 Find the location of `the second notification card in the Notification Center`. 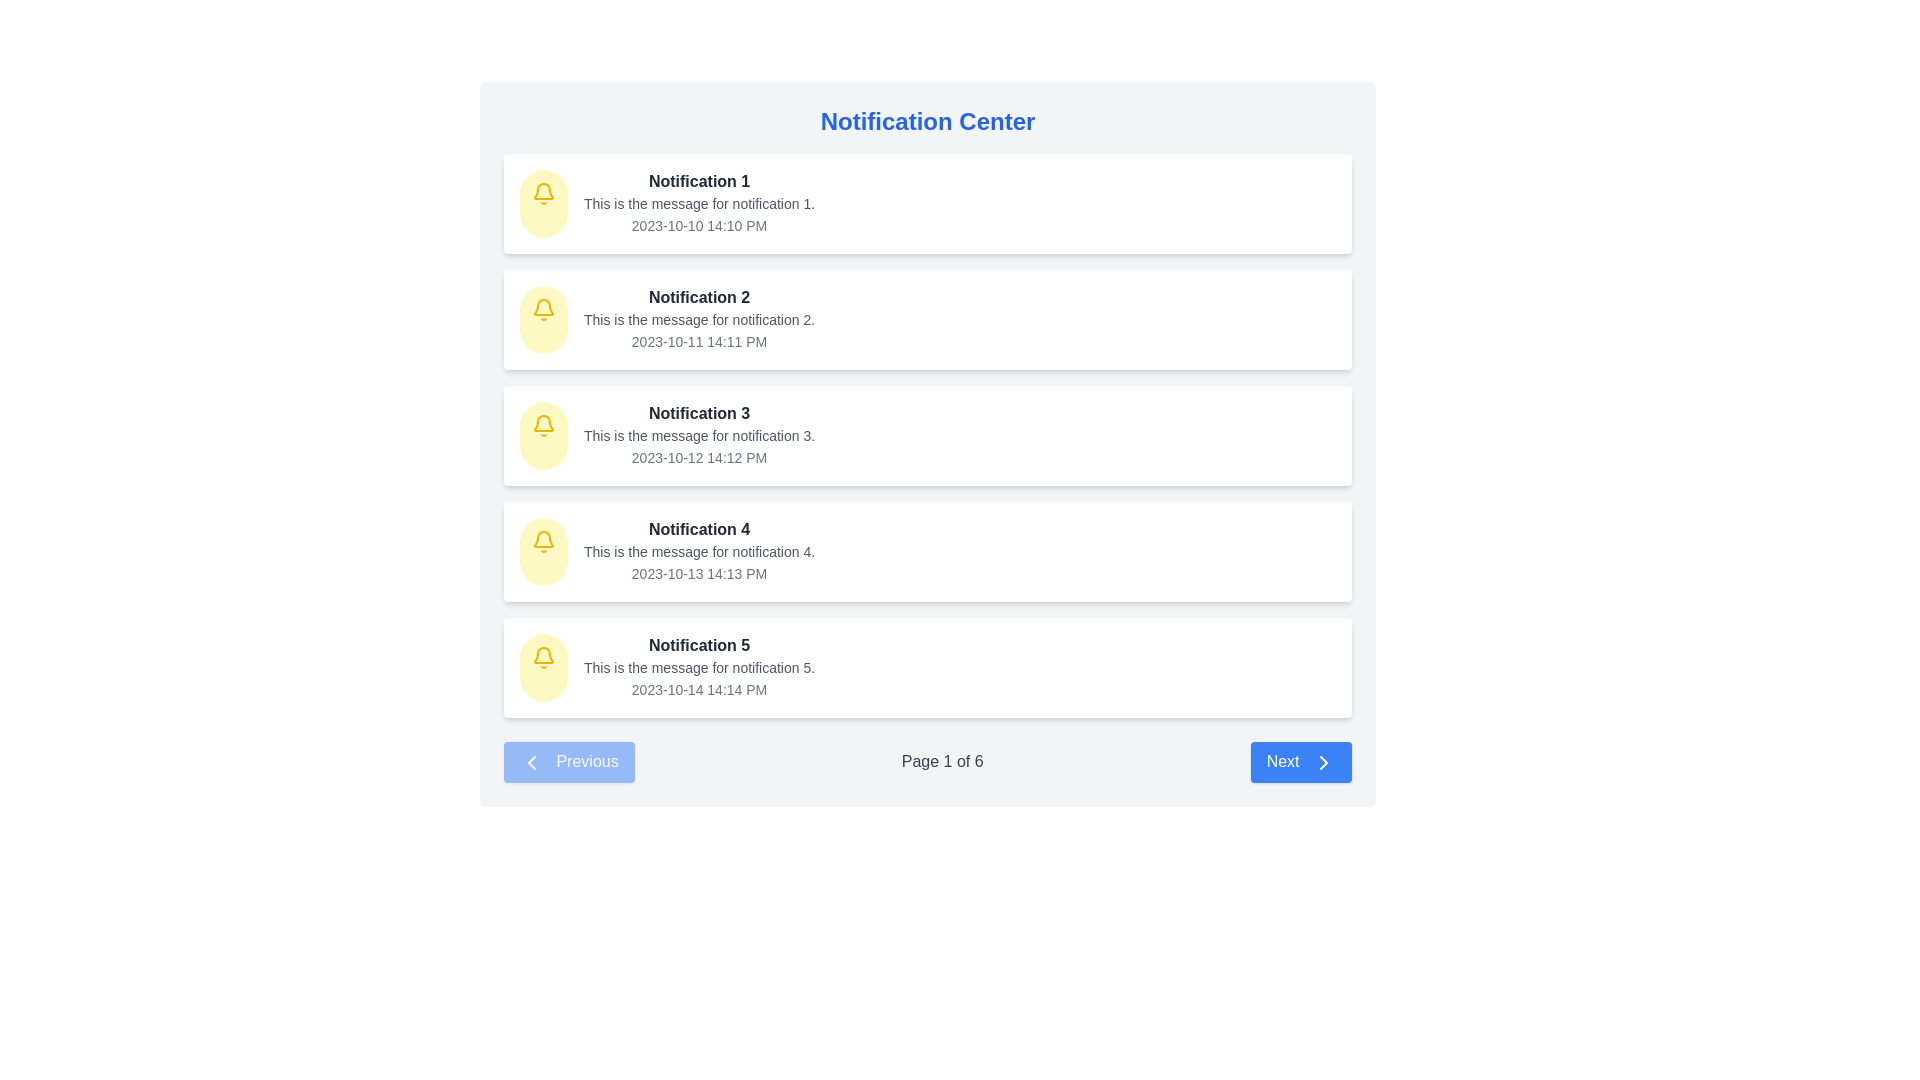

the second notification card in the Notification Center is located at coordinates (926, 319).